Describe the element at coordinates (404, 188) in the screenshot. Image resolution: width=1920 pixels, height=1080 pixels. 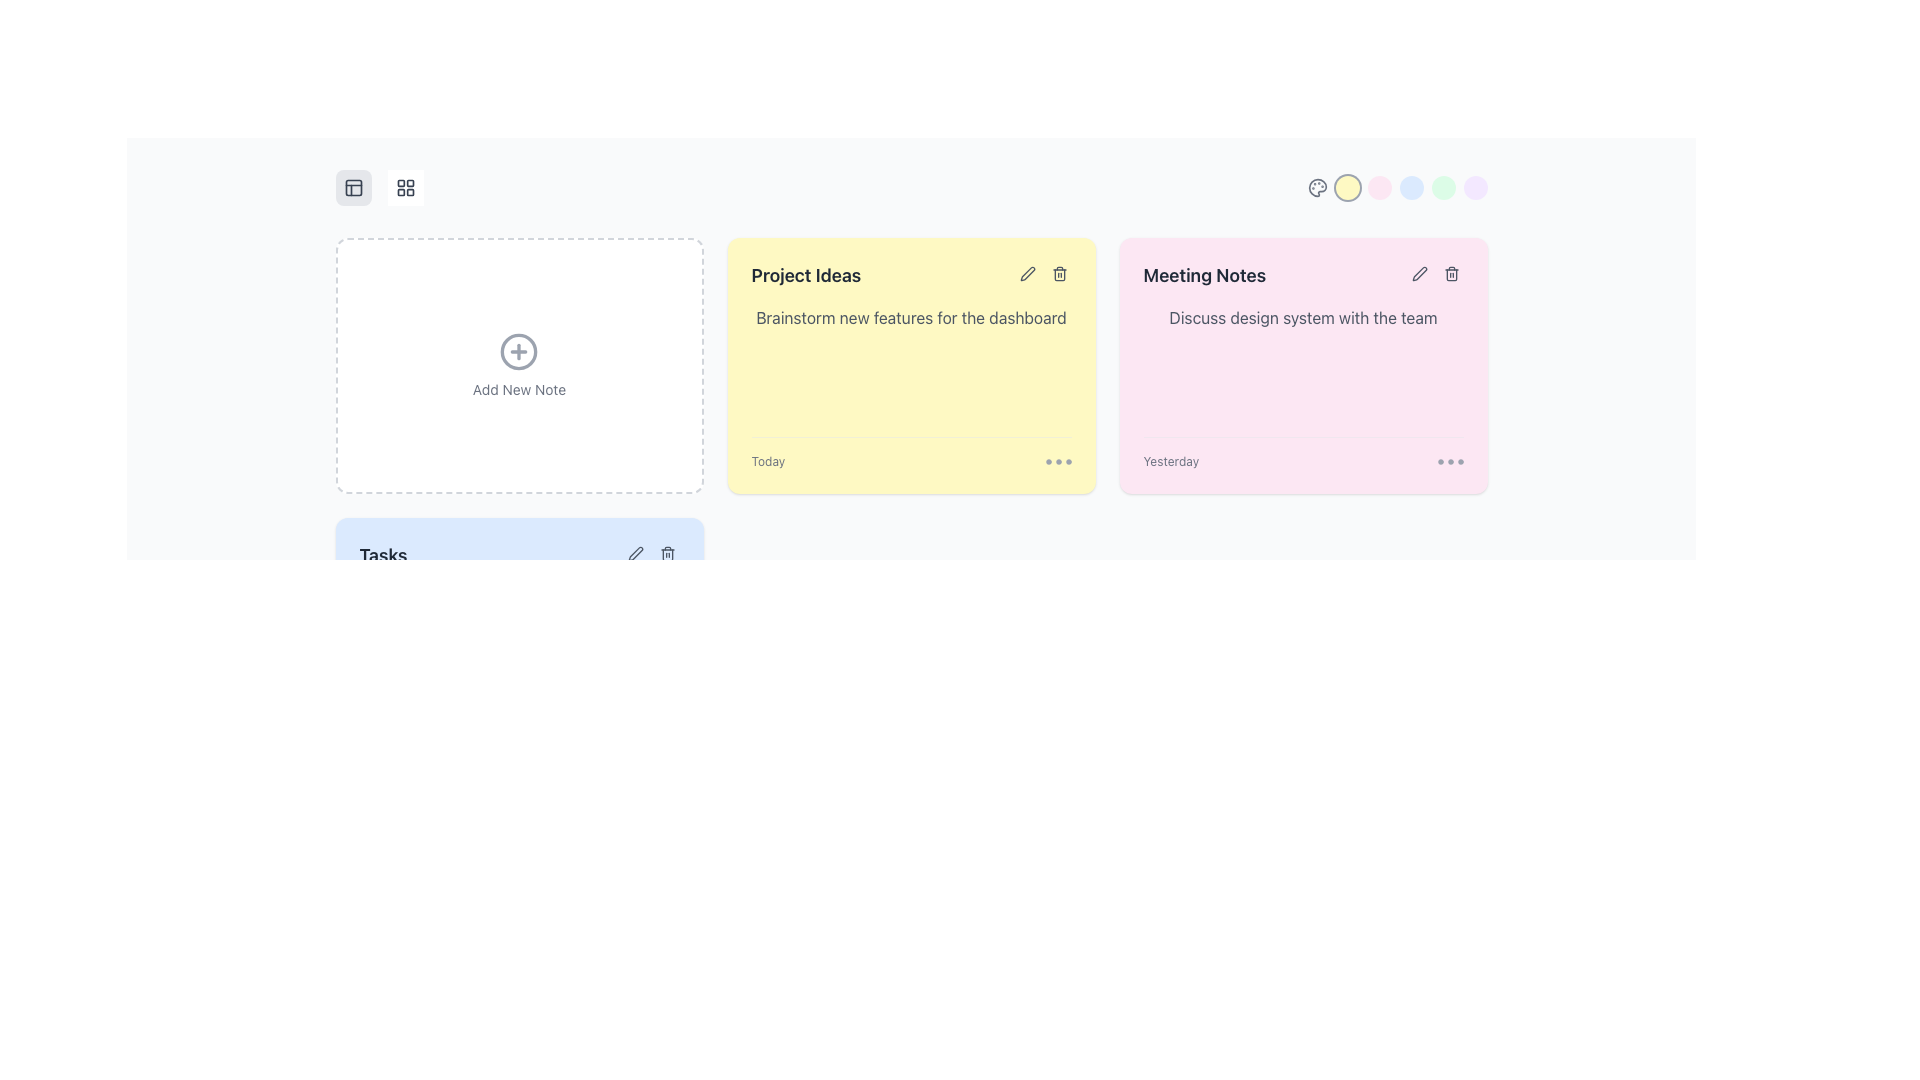
I see `the SVG graphic icon that serves as a visual indicator for grid layout functionality, located towards the top-left area of the interface` at that location.